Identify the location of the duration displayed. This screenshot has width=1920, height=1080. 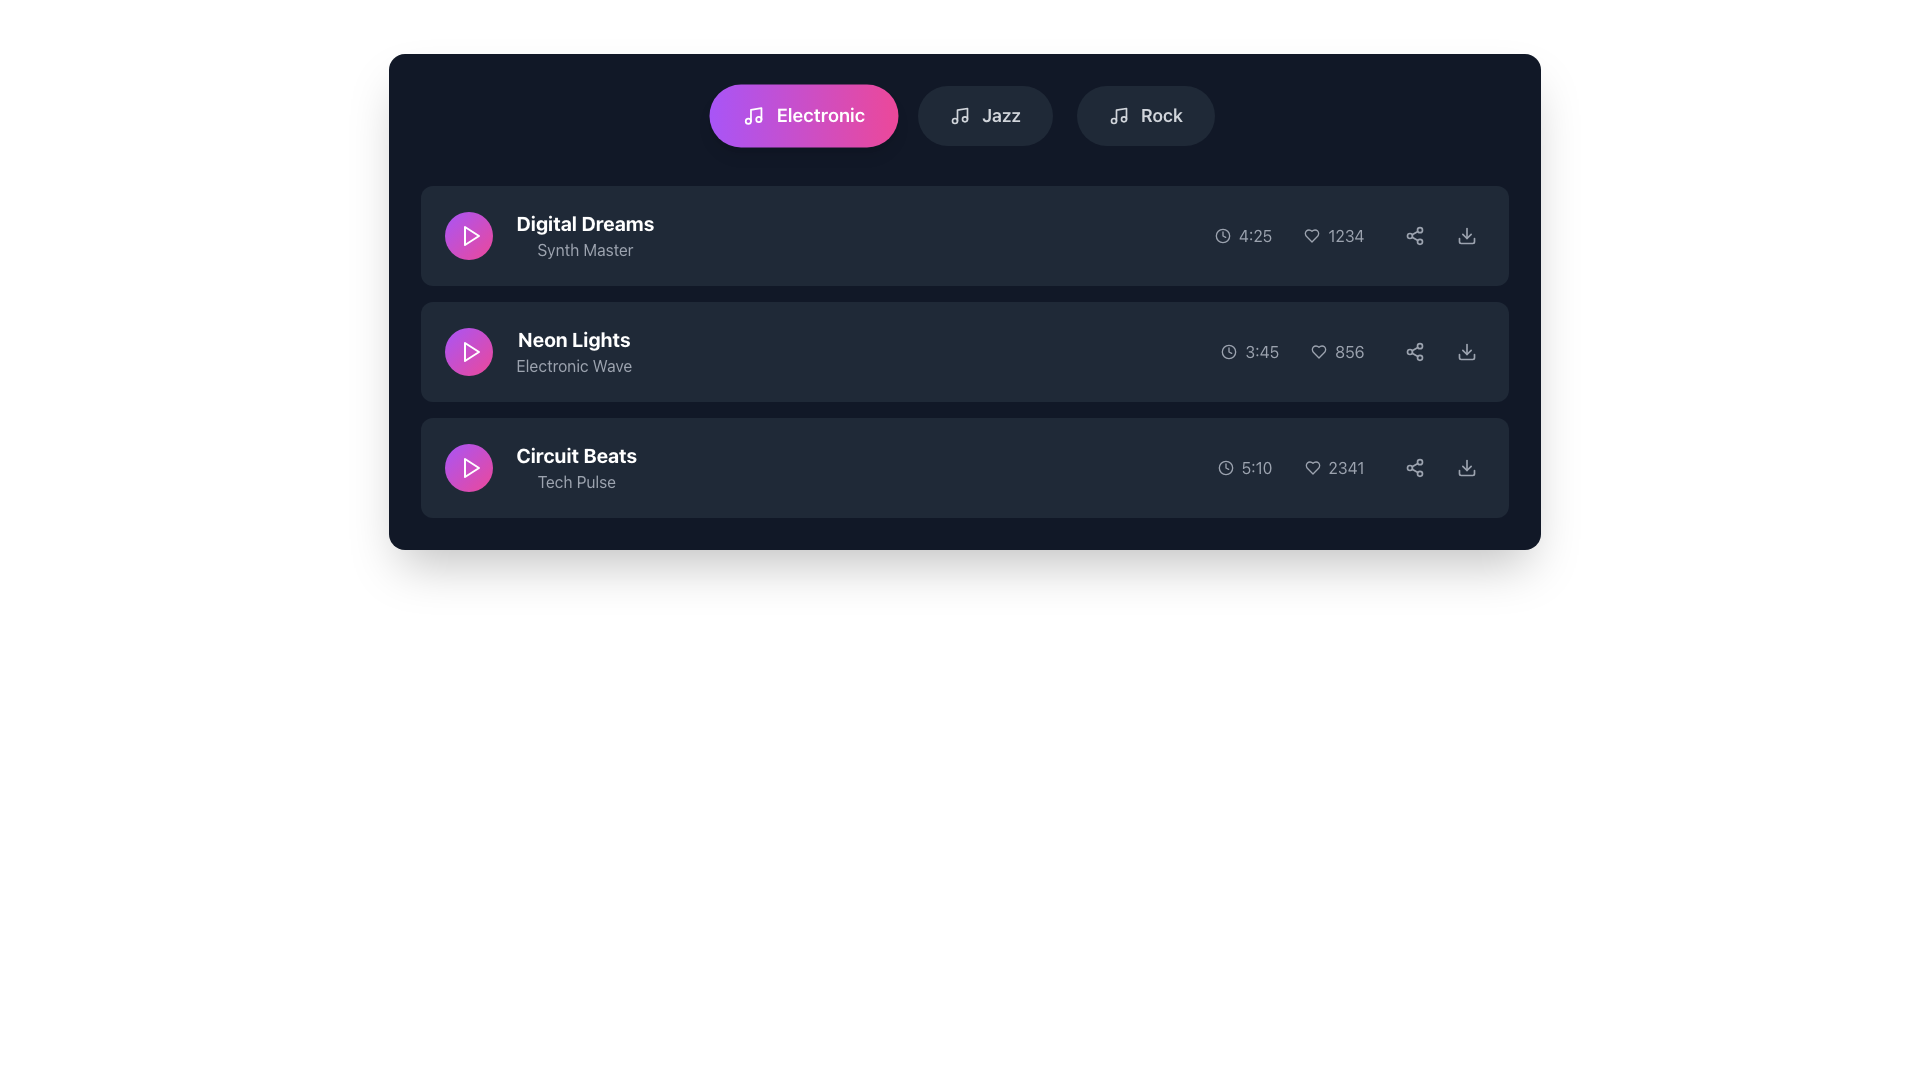
(1261, 350).